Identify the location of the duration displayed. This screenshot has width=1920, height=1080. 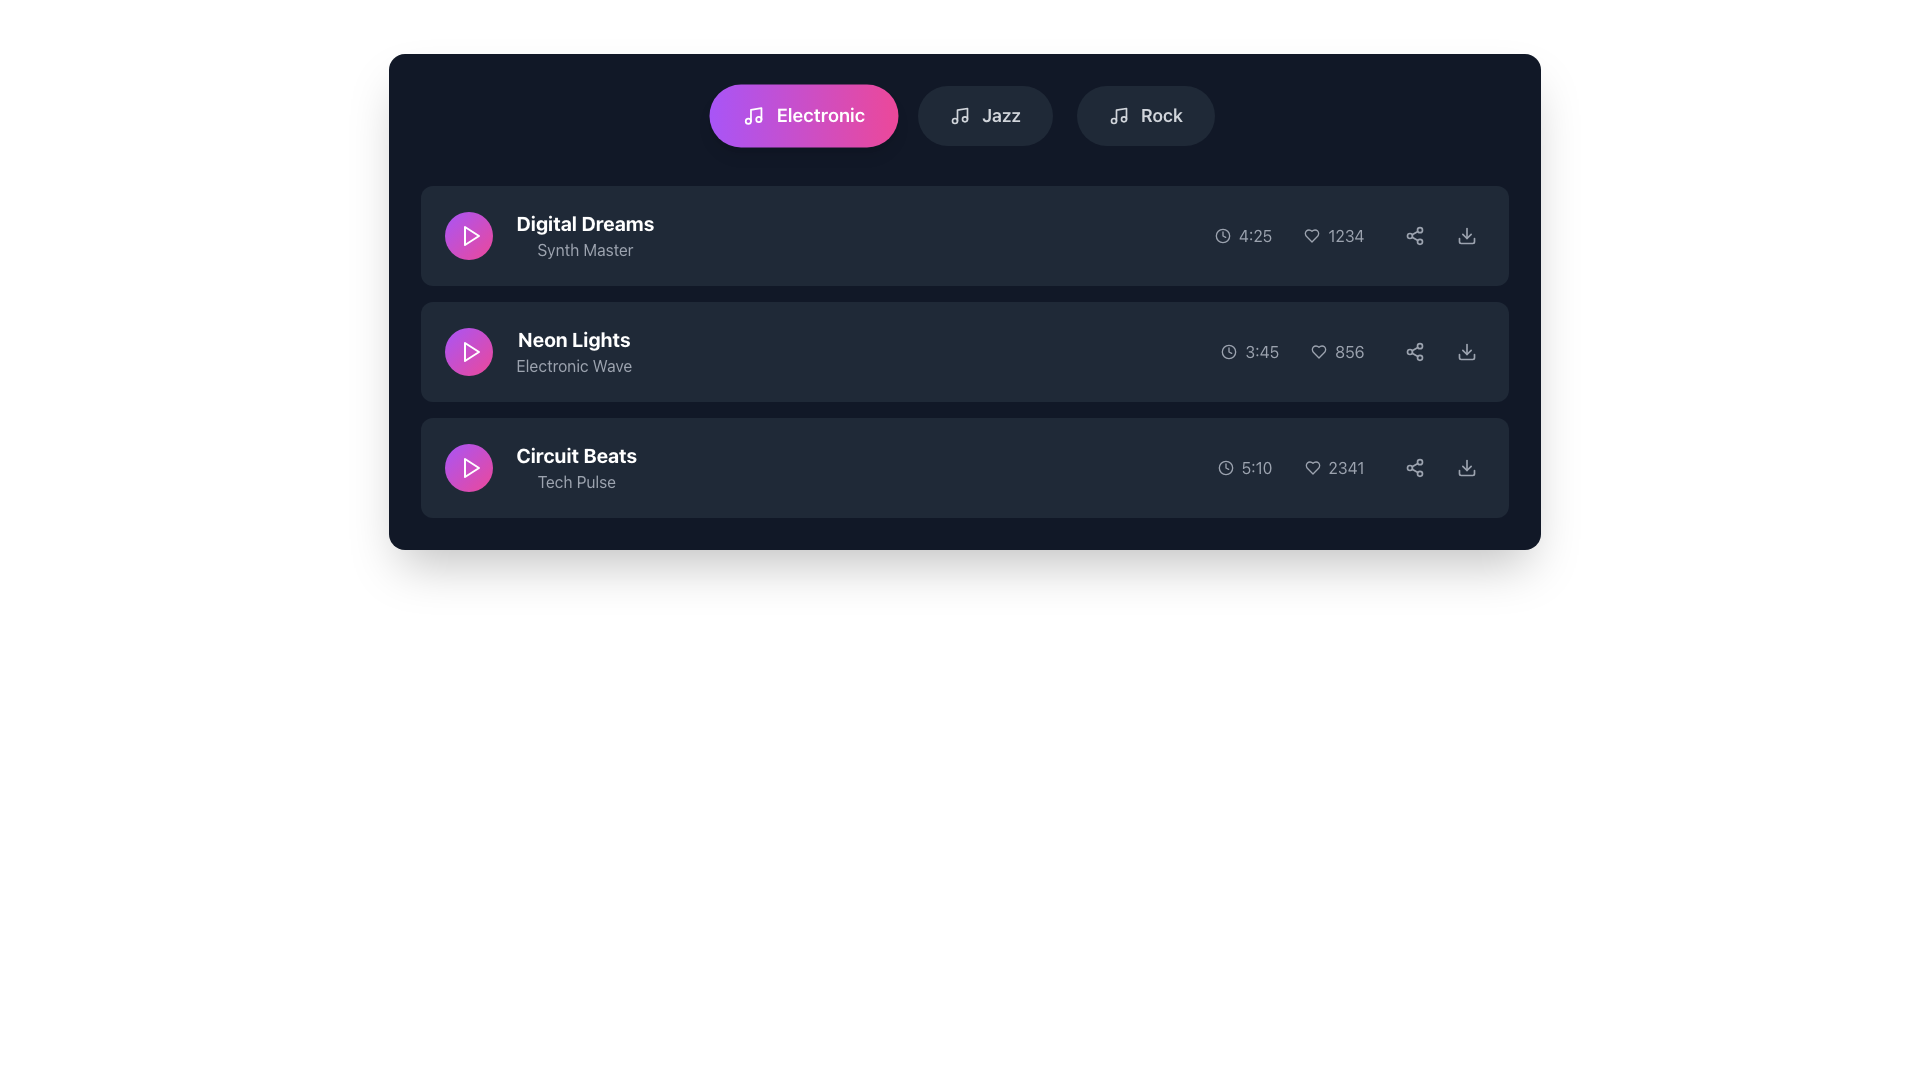
(1261, 350).